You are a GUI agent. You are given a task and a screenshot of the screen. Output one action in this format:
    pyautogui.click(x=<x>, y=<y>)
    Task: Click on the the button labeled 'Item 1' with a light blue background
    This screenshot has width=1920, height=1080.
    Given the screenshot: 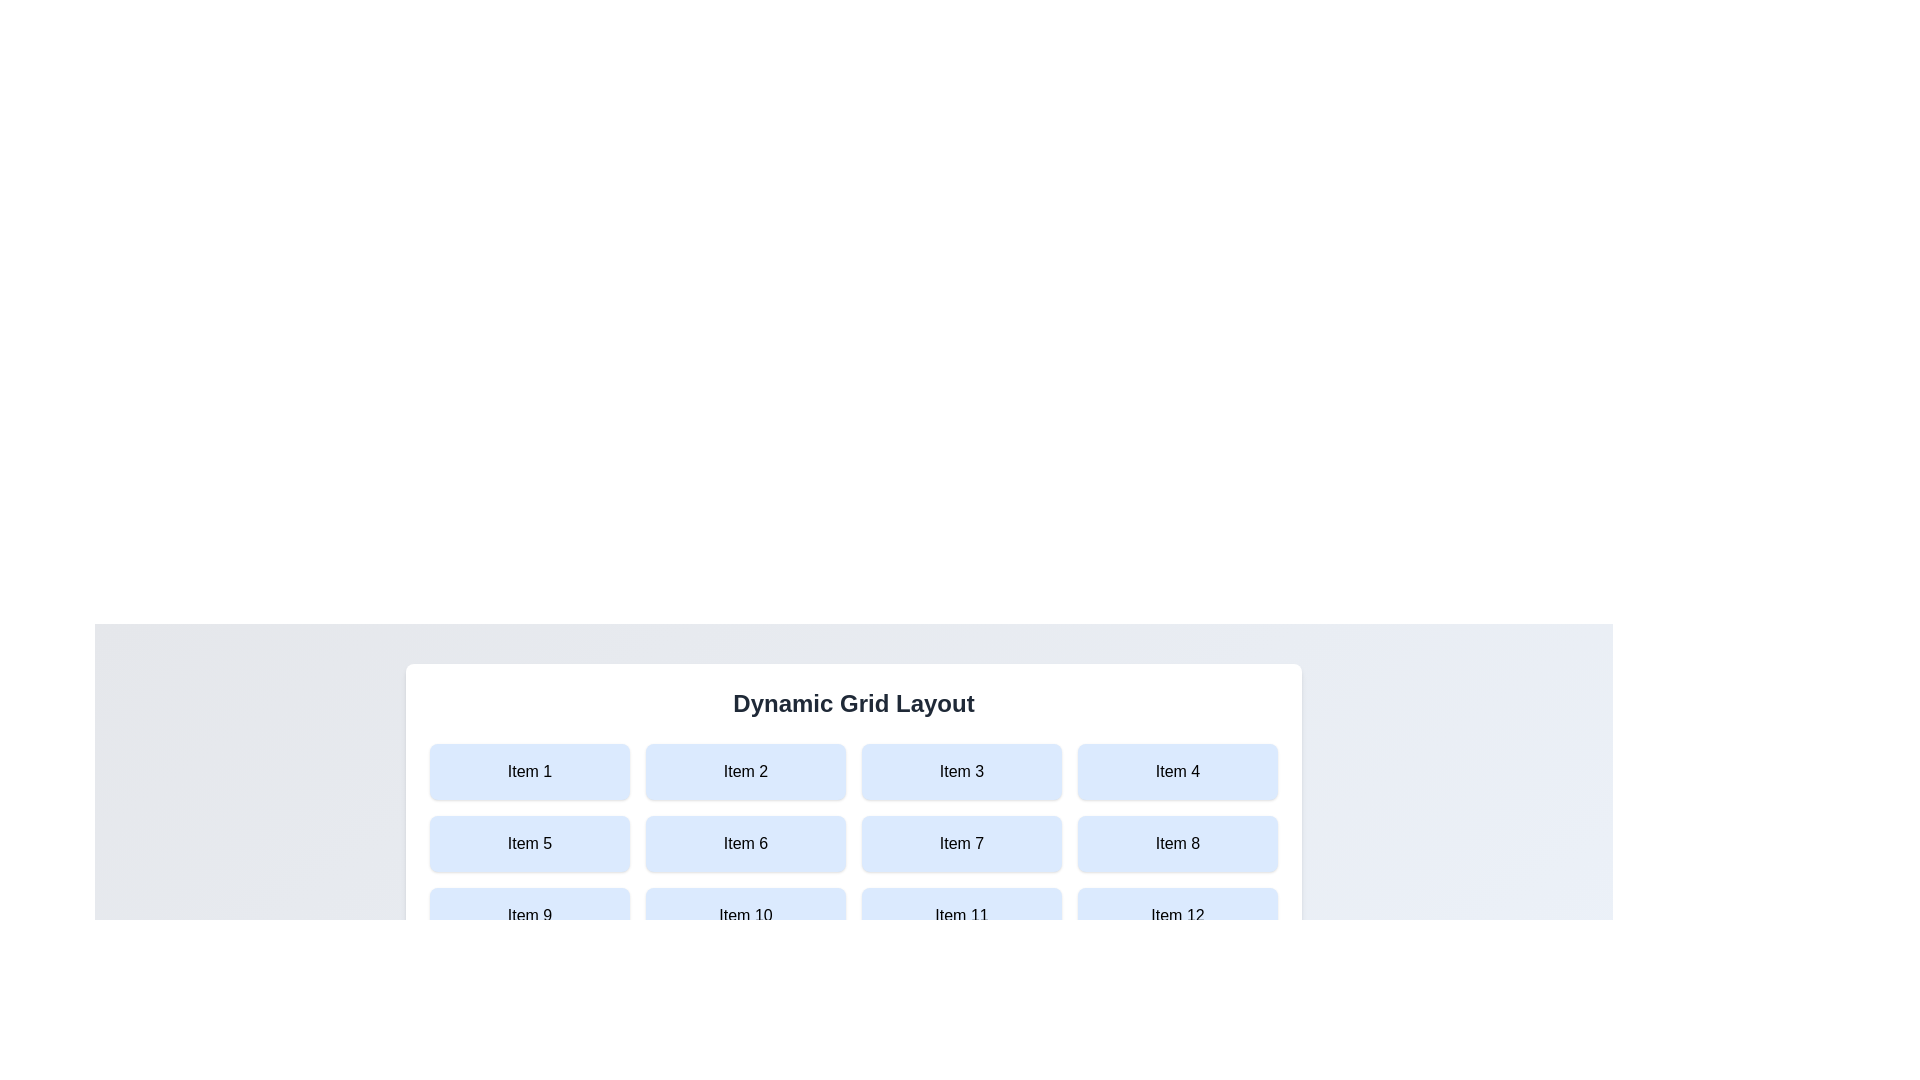 What is the action you would take?
    pyautogui.click(x=529, y=770)
    